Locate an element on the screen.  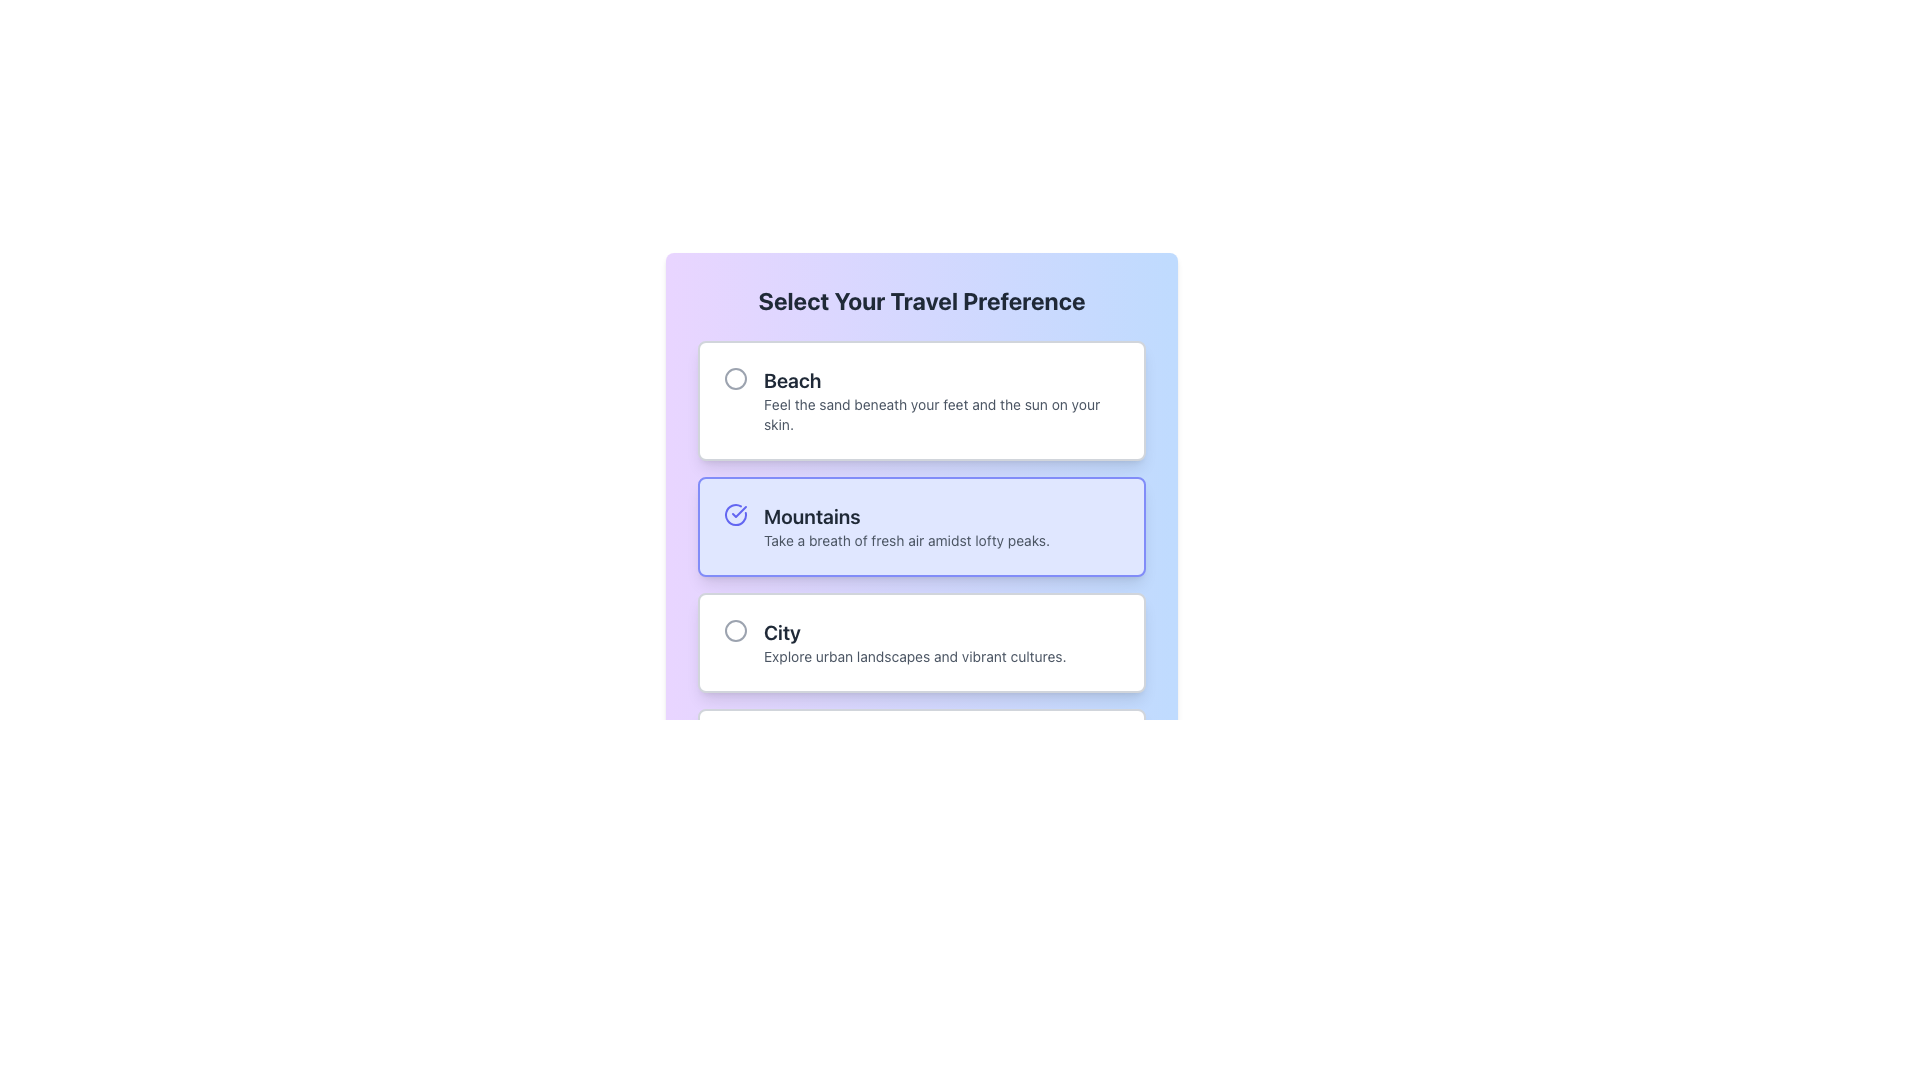
the circular segment of the SVG graphic that is part of the checkmark icon, which is styled with a smooth stroke line and filled with a uniform color is located at coordinates (734, 514).